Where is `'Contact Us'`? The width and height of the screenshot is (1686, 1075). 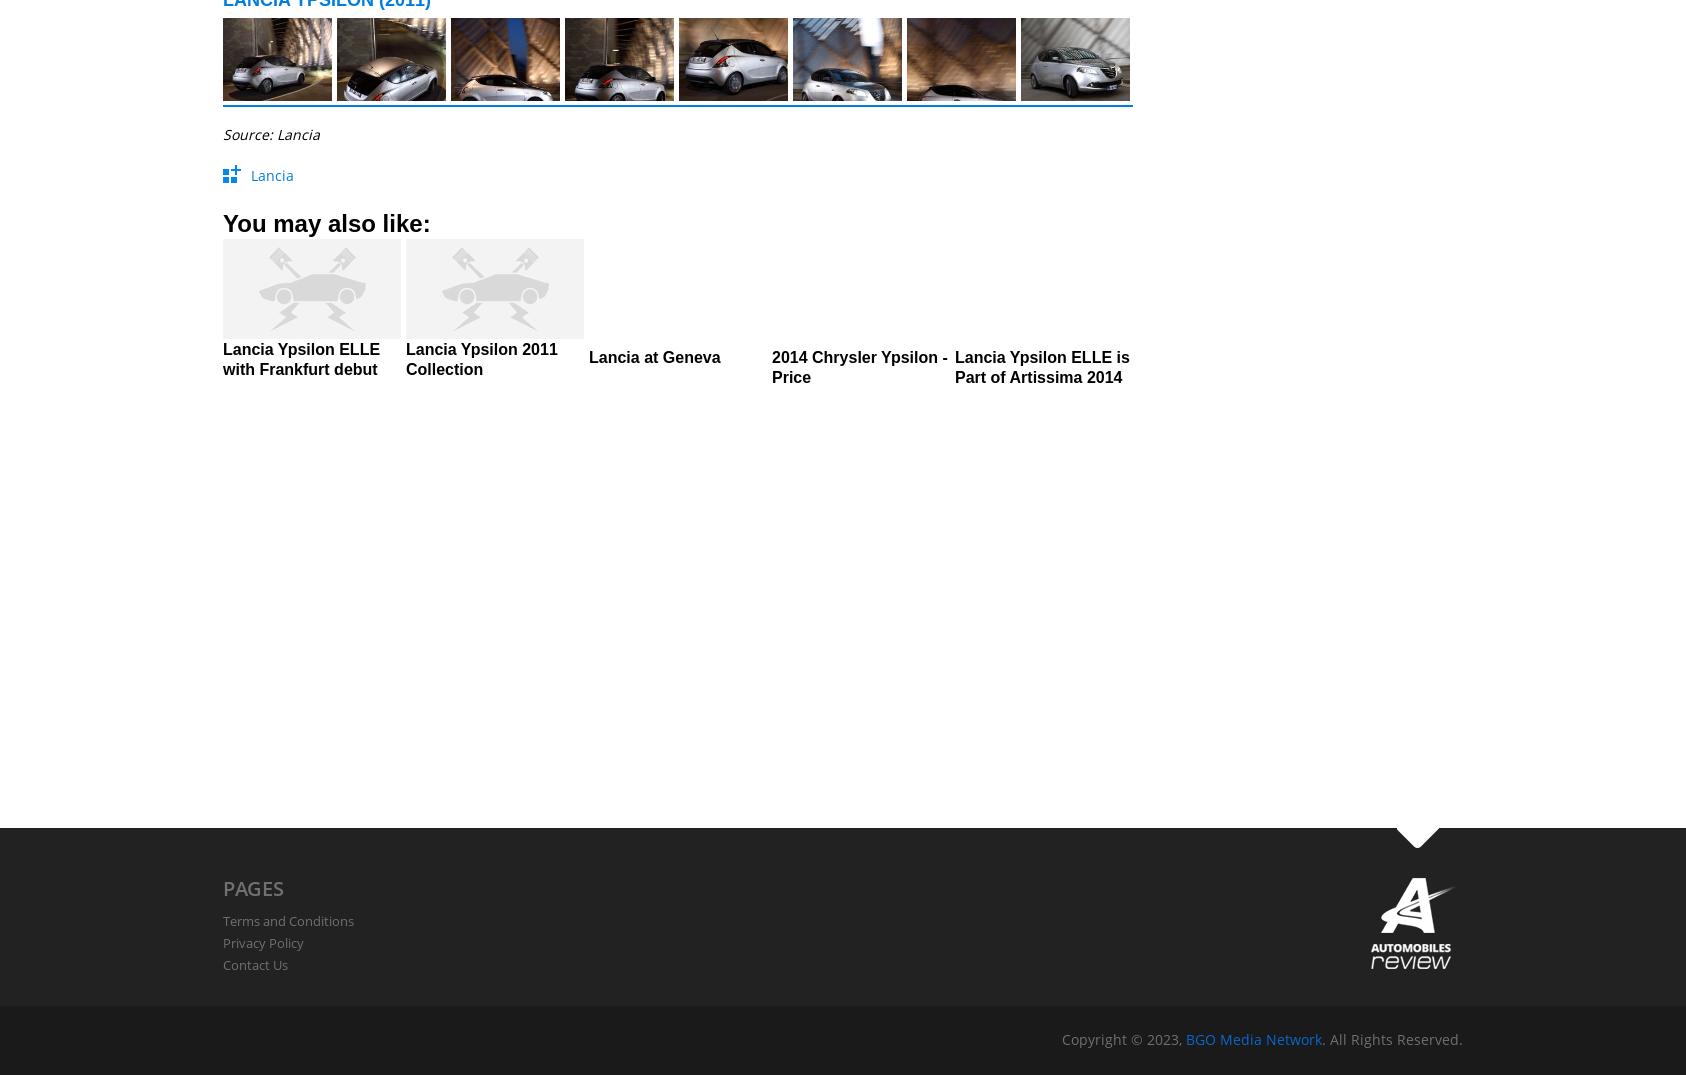
'Contact Us' is located at coordinates (255, 965).